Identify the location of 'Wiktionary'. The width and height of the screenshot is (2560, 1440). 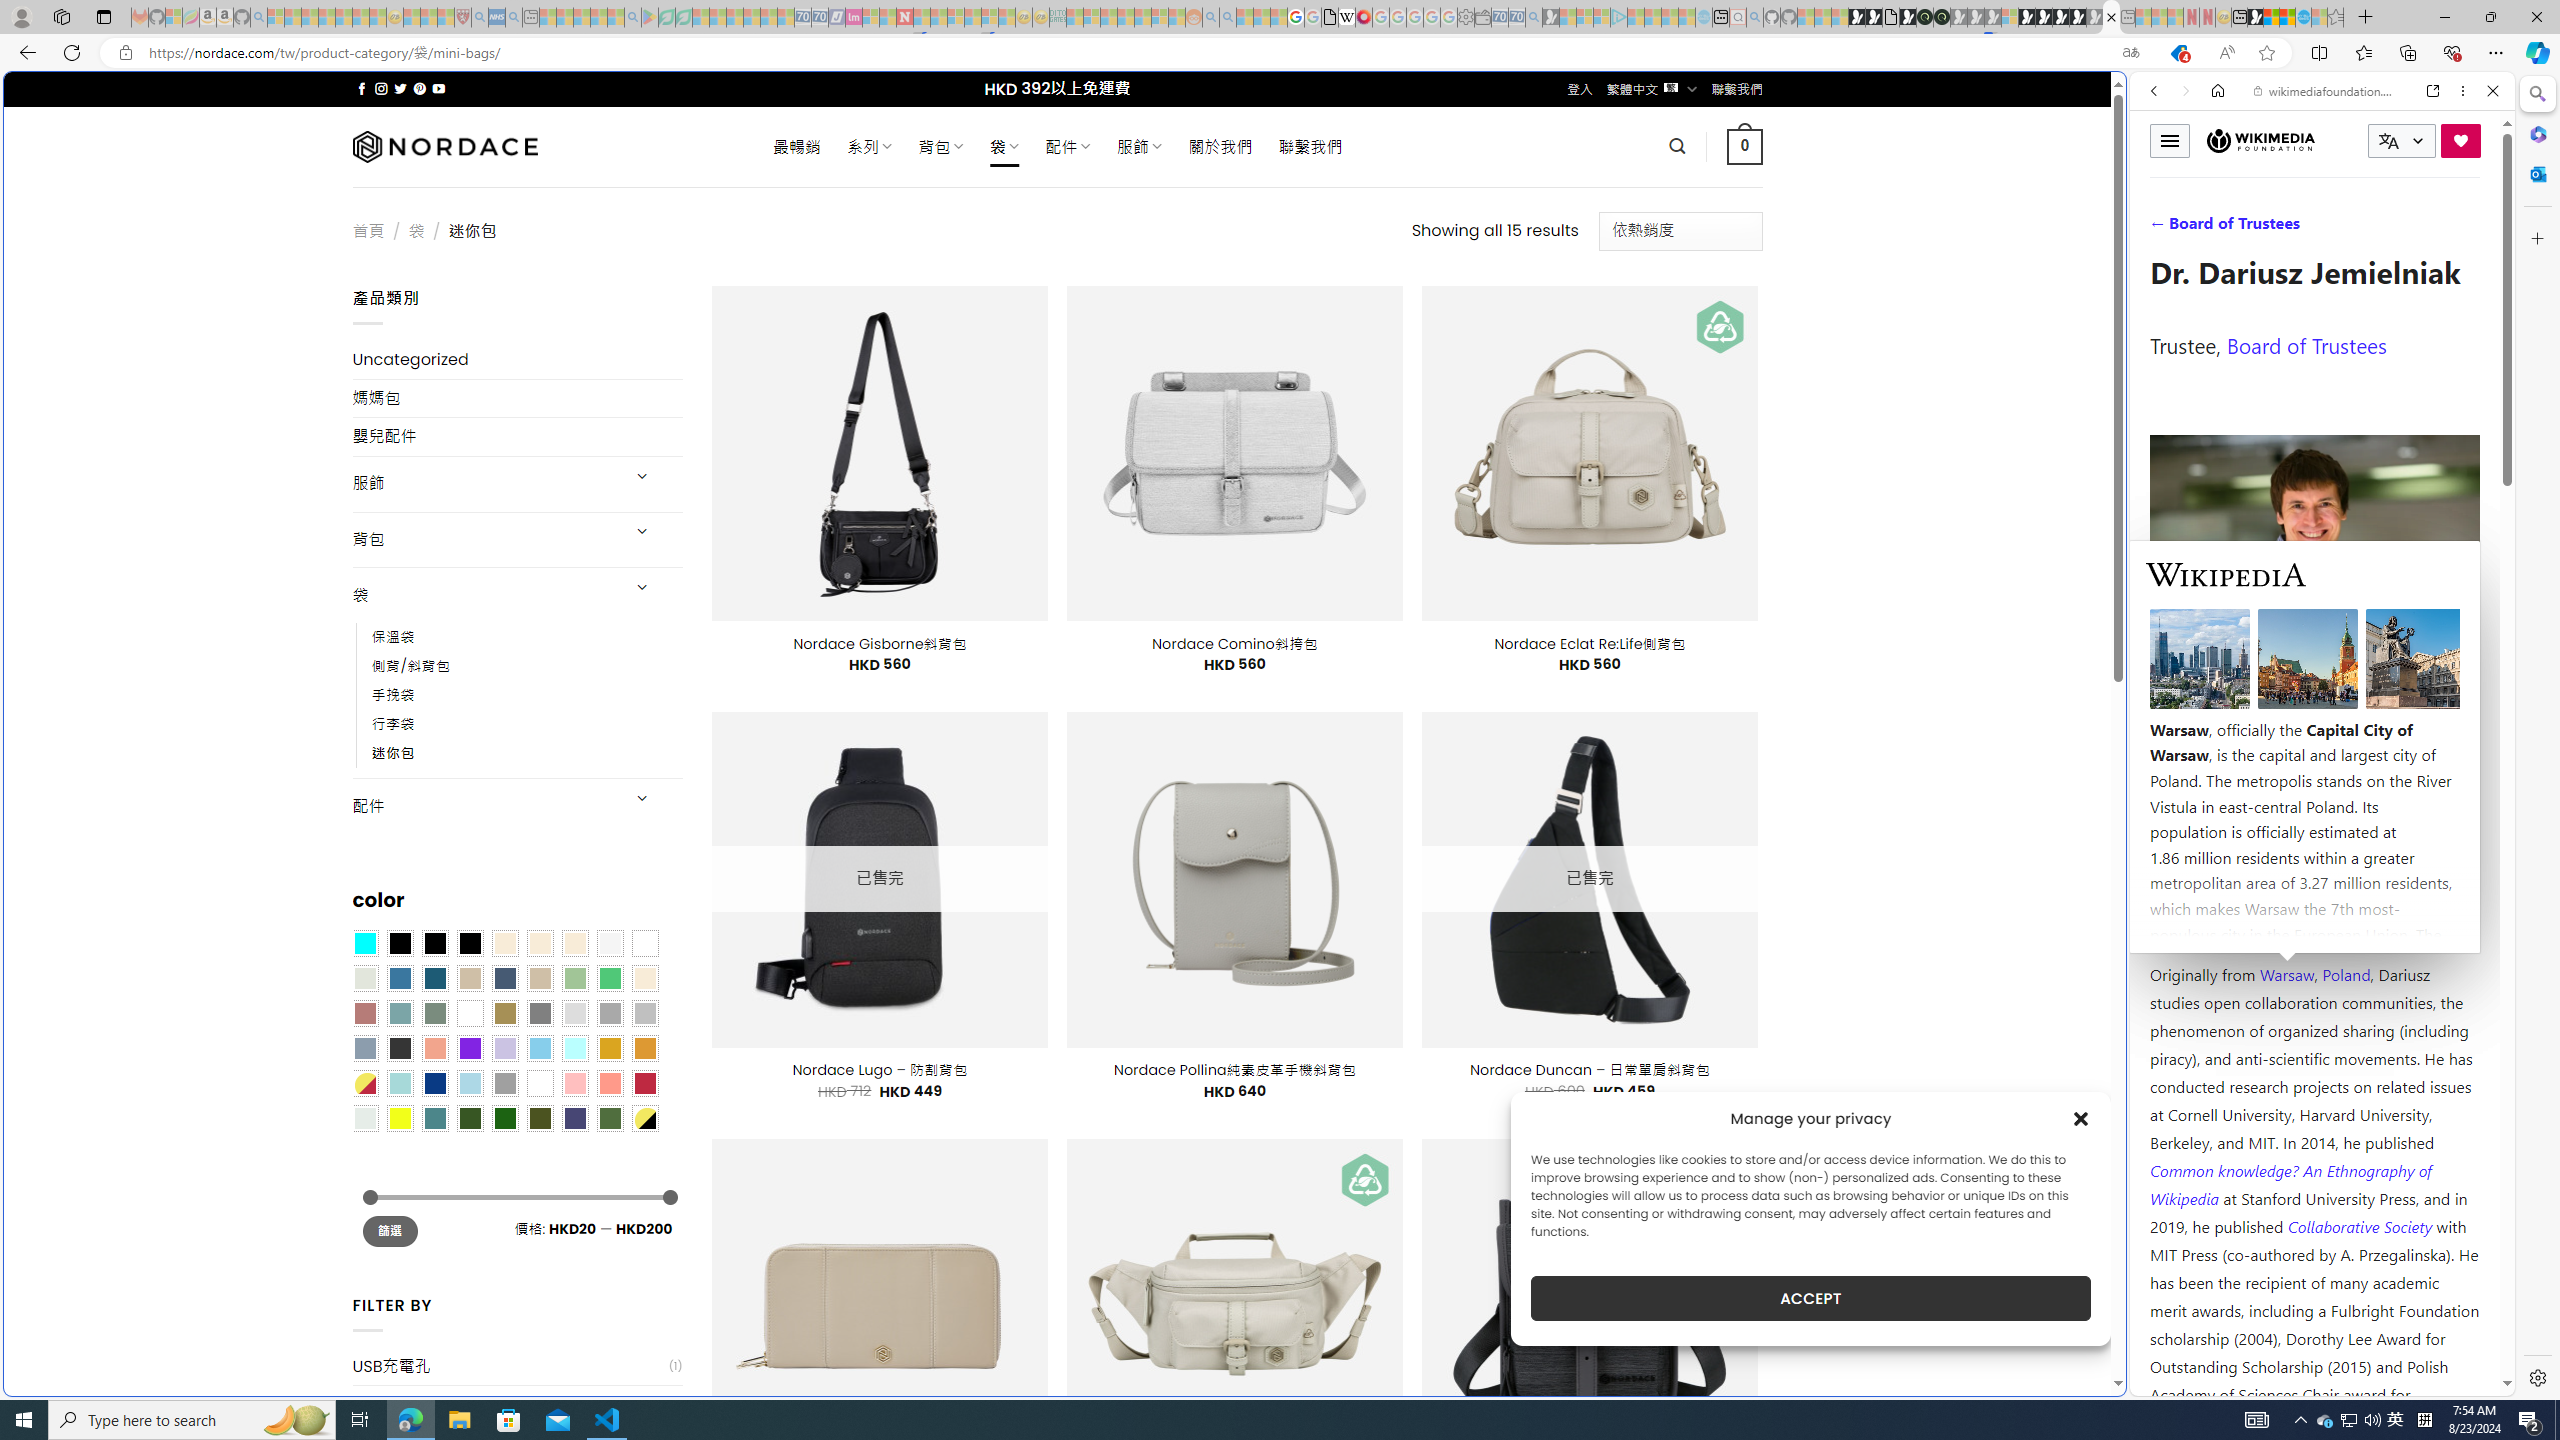
(2314, 669).